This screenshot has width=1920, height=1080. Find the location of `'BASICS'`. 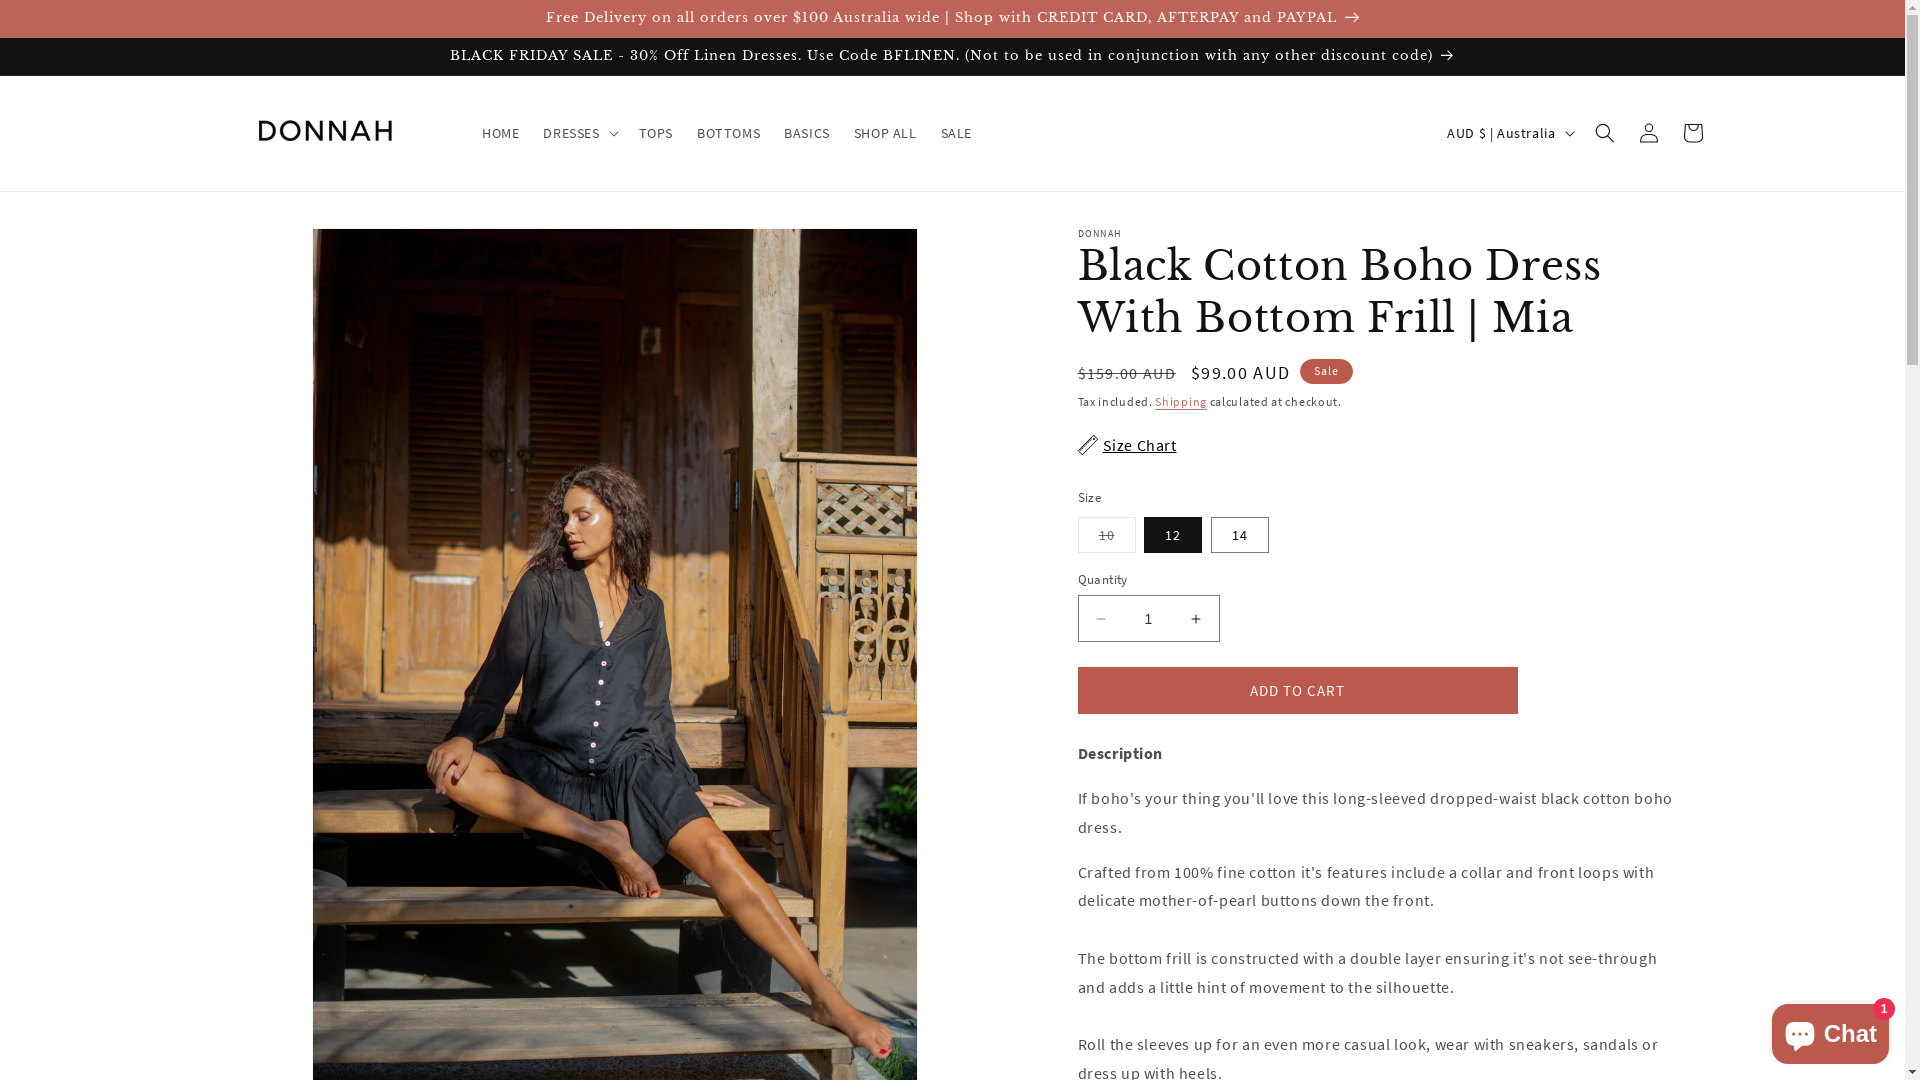

'BASICS' is located at coordinates (806, 132).